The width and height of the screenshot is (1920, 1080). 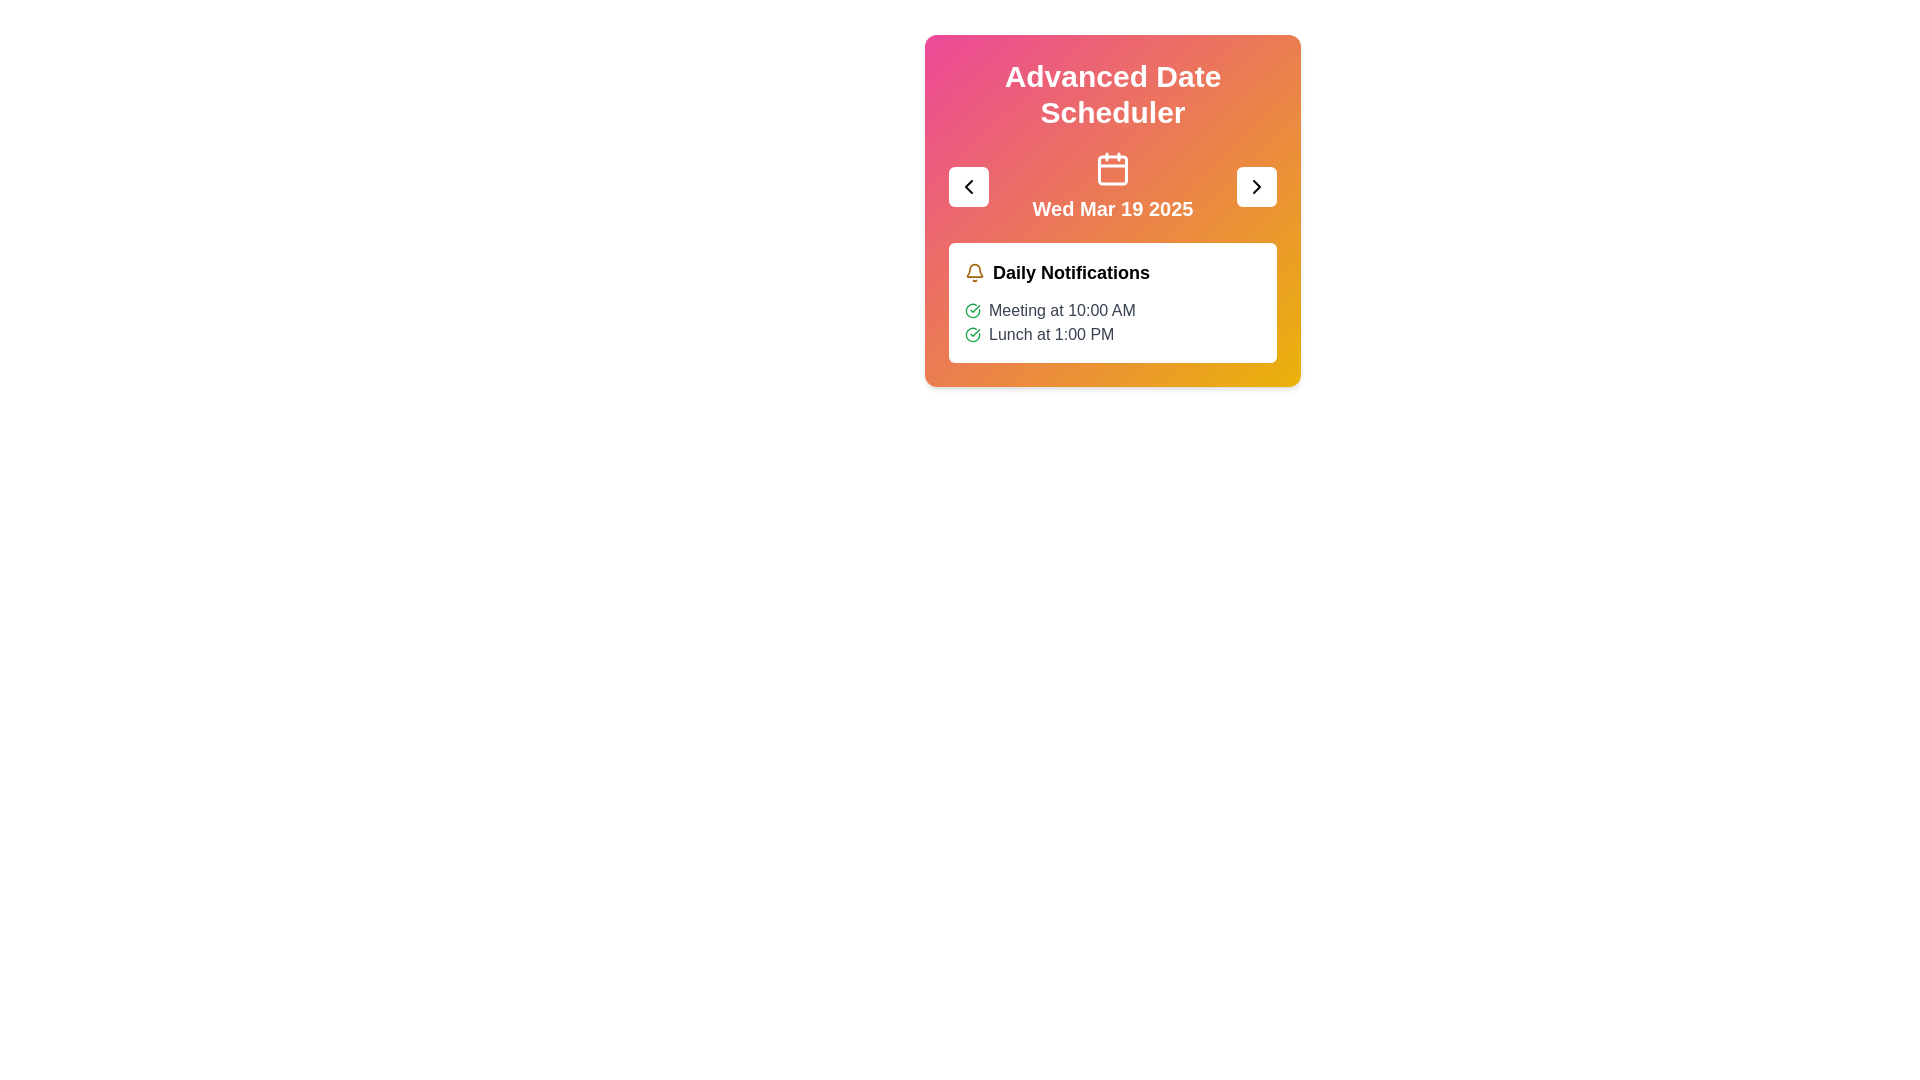 I want to click on the green circular icon with a checkmark inside, which represents confirmation or completion, located to the left of the text 'Meeting at 10:00 AM' under 'Daily Notifications', so click(x=973, y=311).